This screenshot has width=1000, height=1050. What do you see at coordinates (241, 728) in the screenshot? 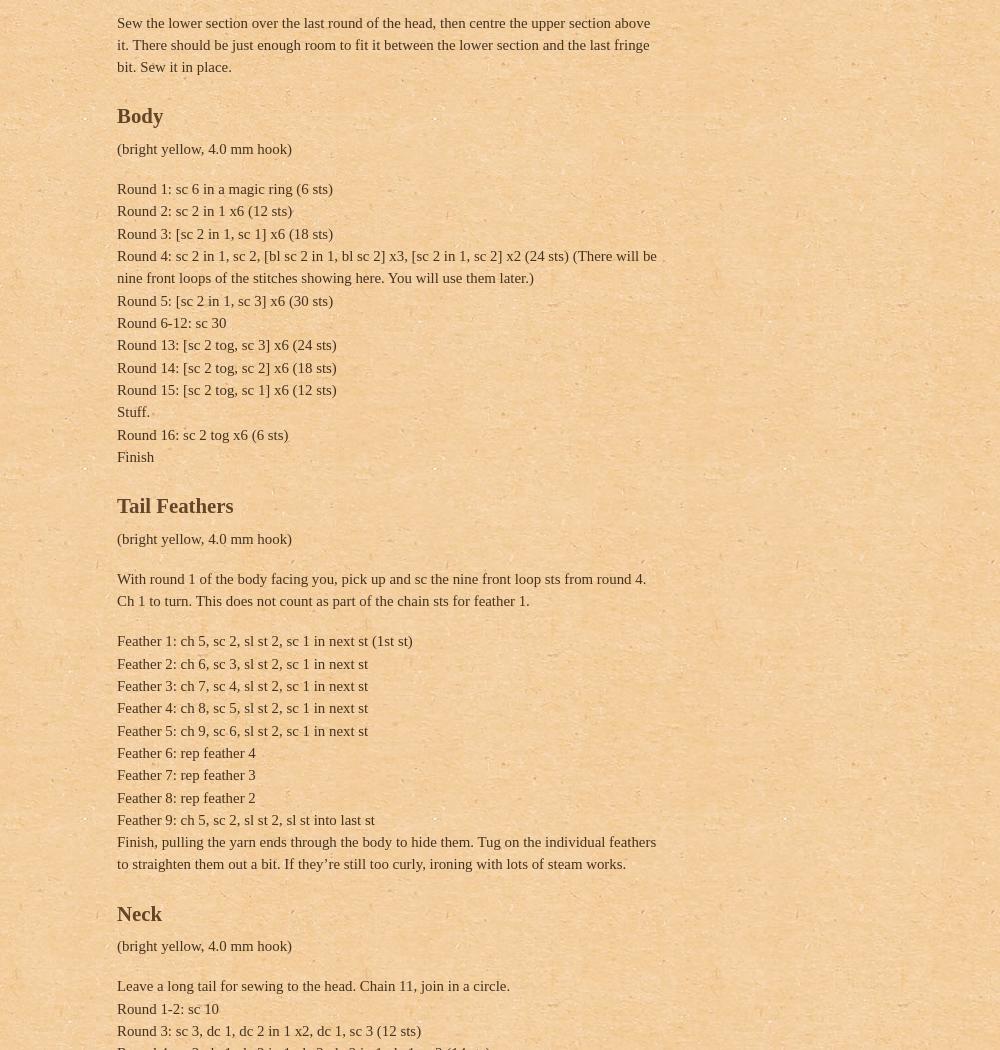
I see `'Feather 5: ch 9, sc 6, sl st 2, sc 1 in next st'` at bounding box center [241, 728].